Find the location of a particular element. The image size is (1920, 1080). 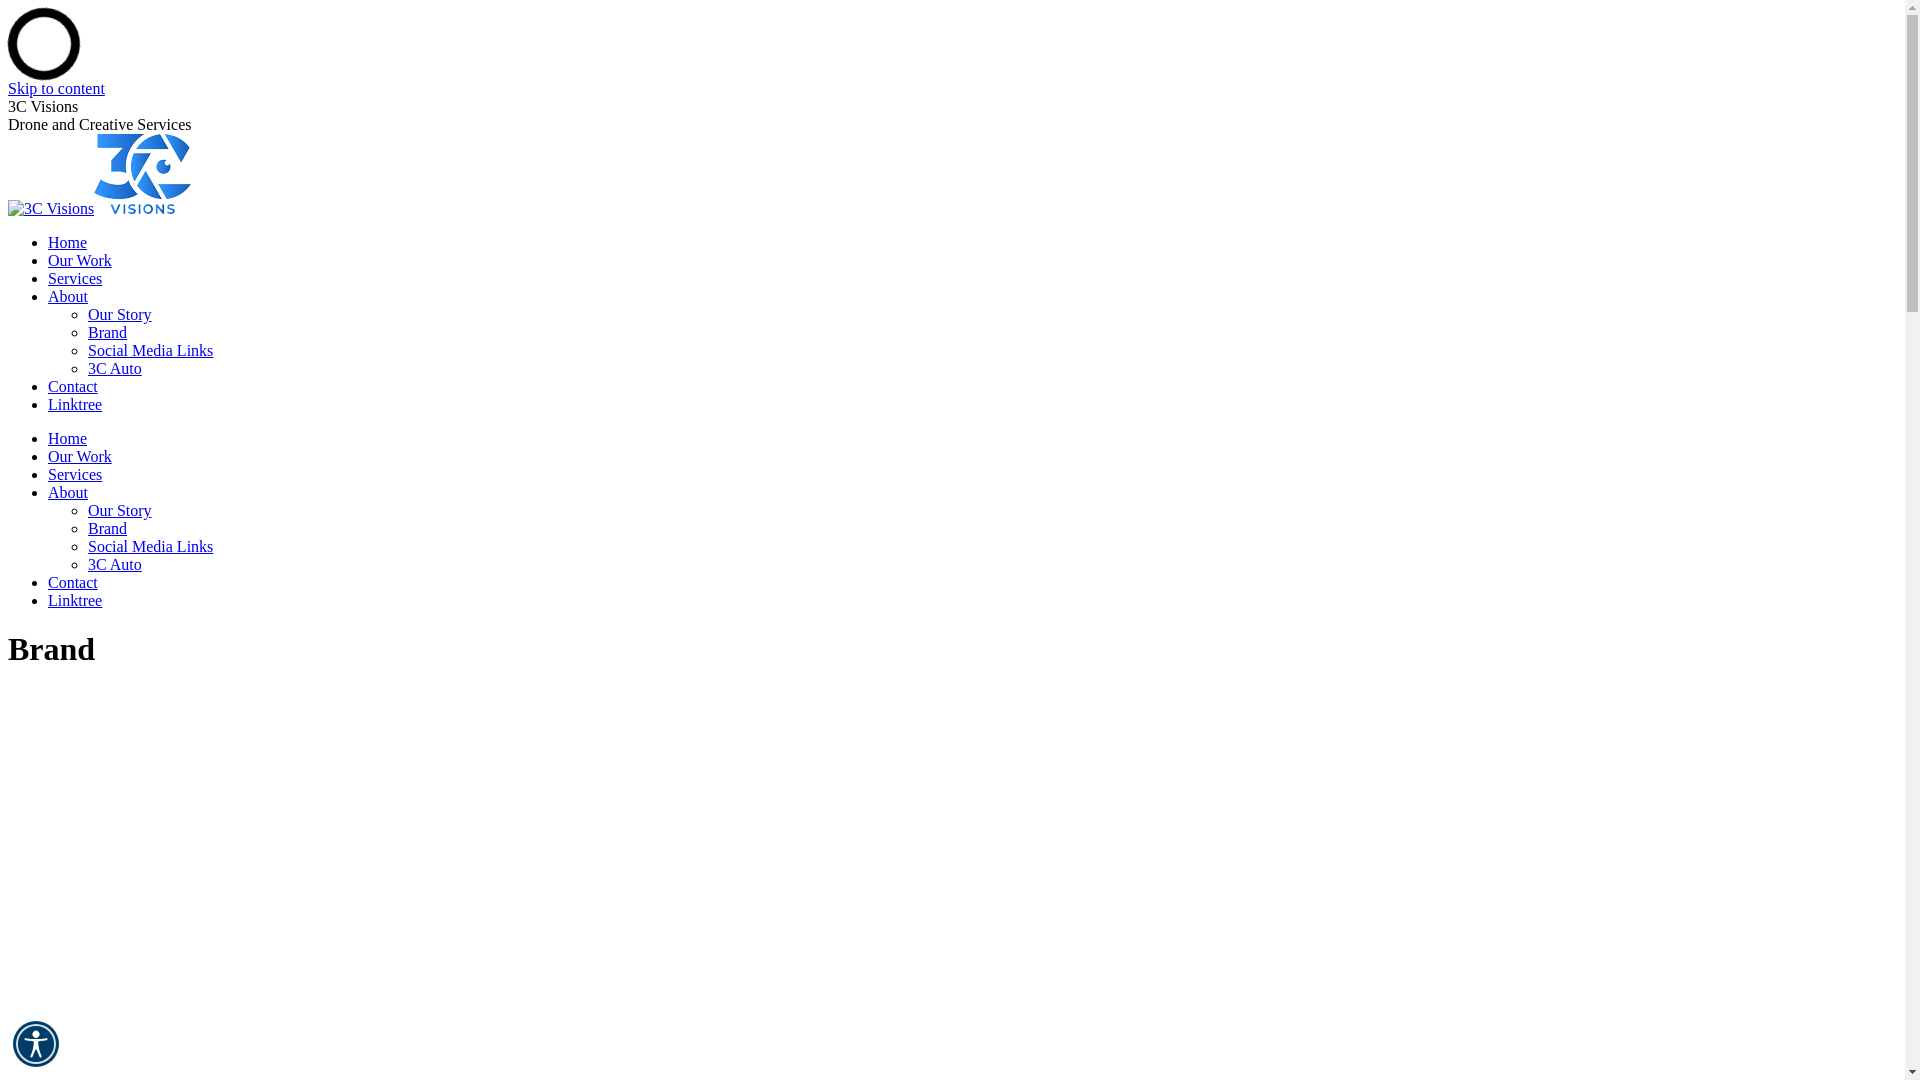

'Services' is located at coordinates (75, 278).